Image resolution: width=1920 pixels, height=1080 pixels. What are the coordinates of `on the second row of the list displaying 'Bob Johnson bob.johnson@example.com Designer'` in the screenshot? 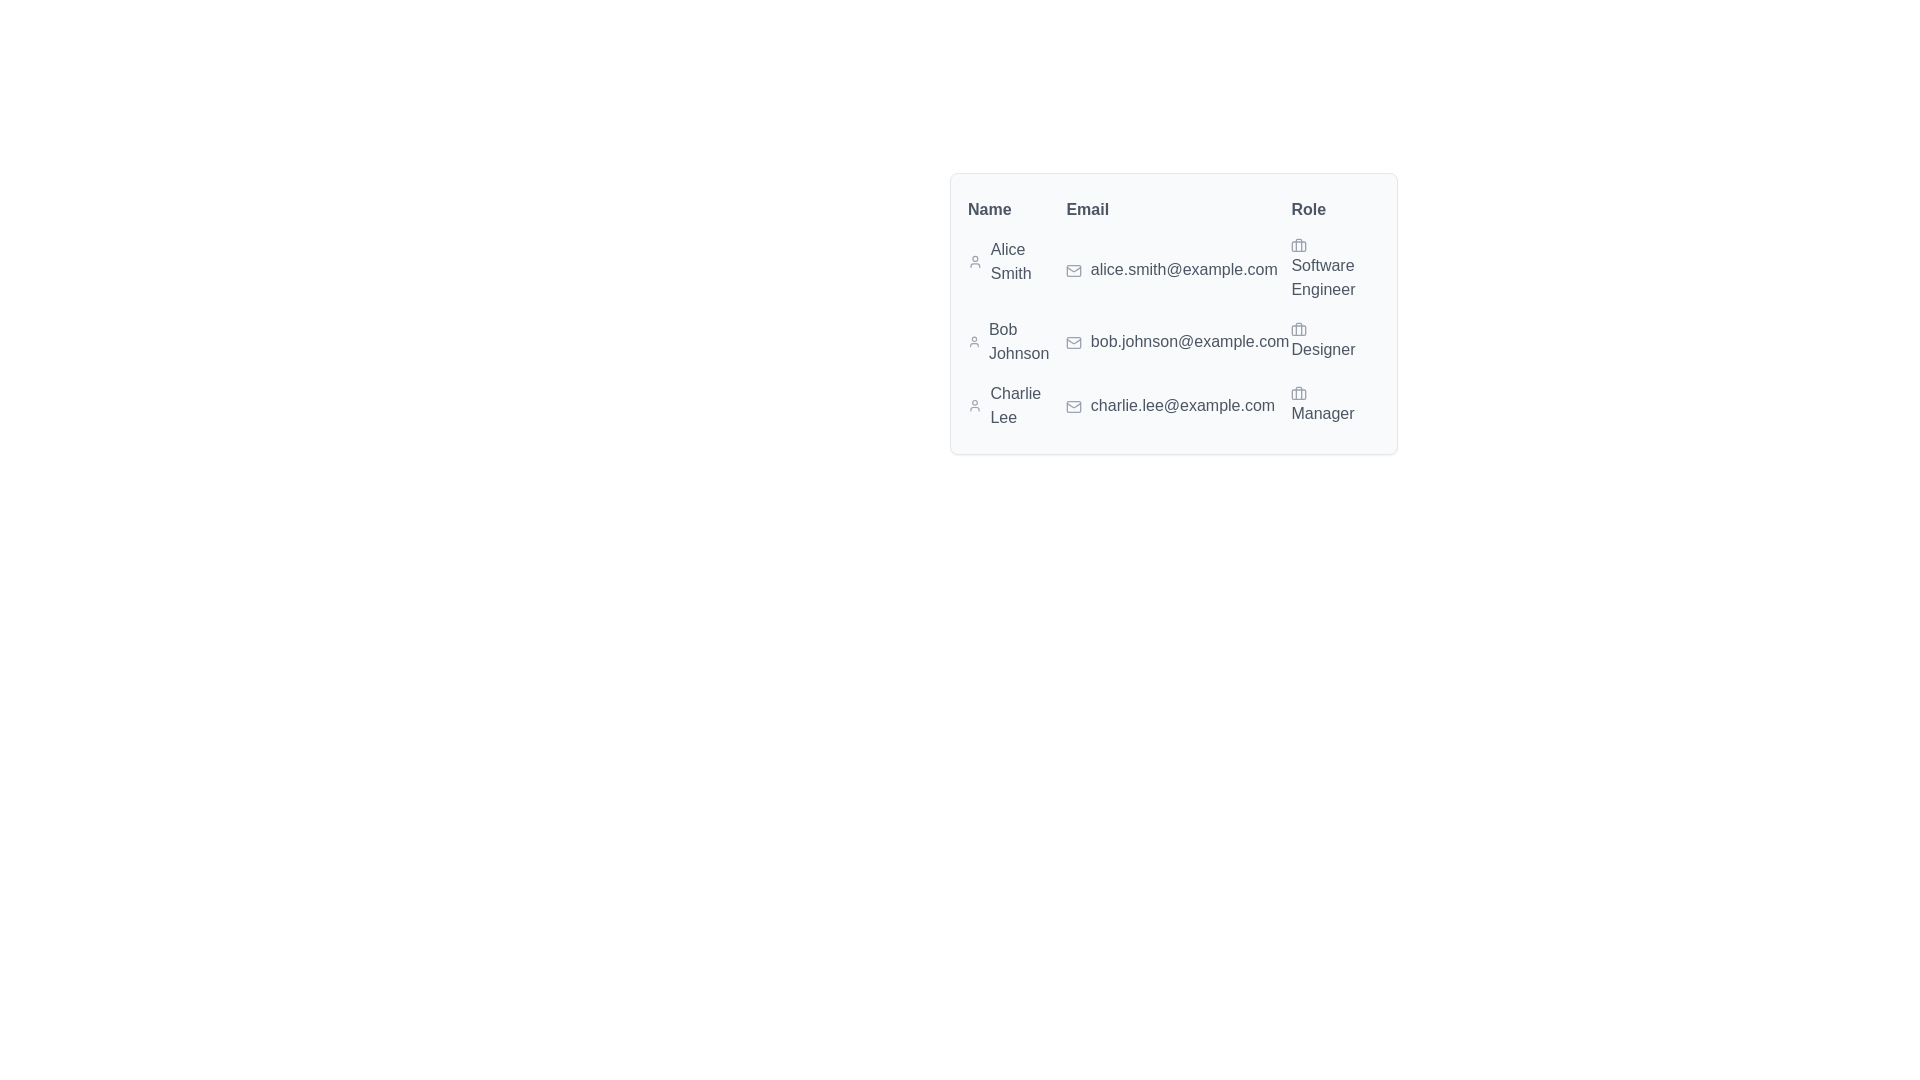 It's located at (1174, 341).